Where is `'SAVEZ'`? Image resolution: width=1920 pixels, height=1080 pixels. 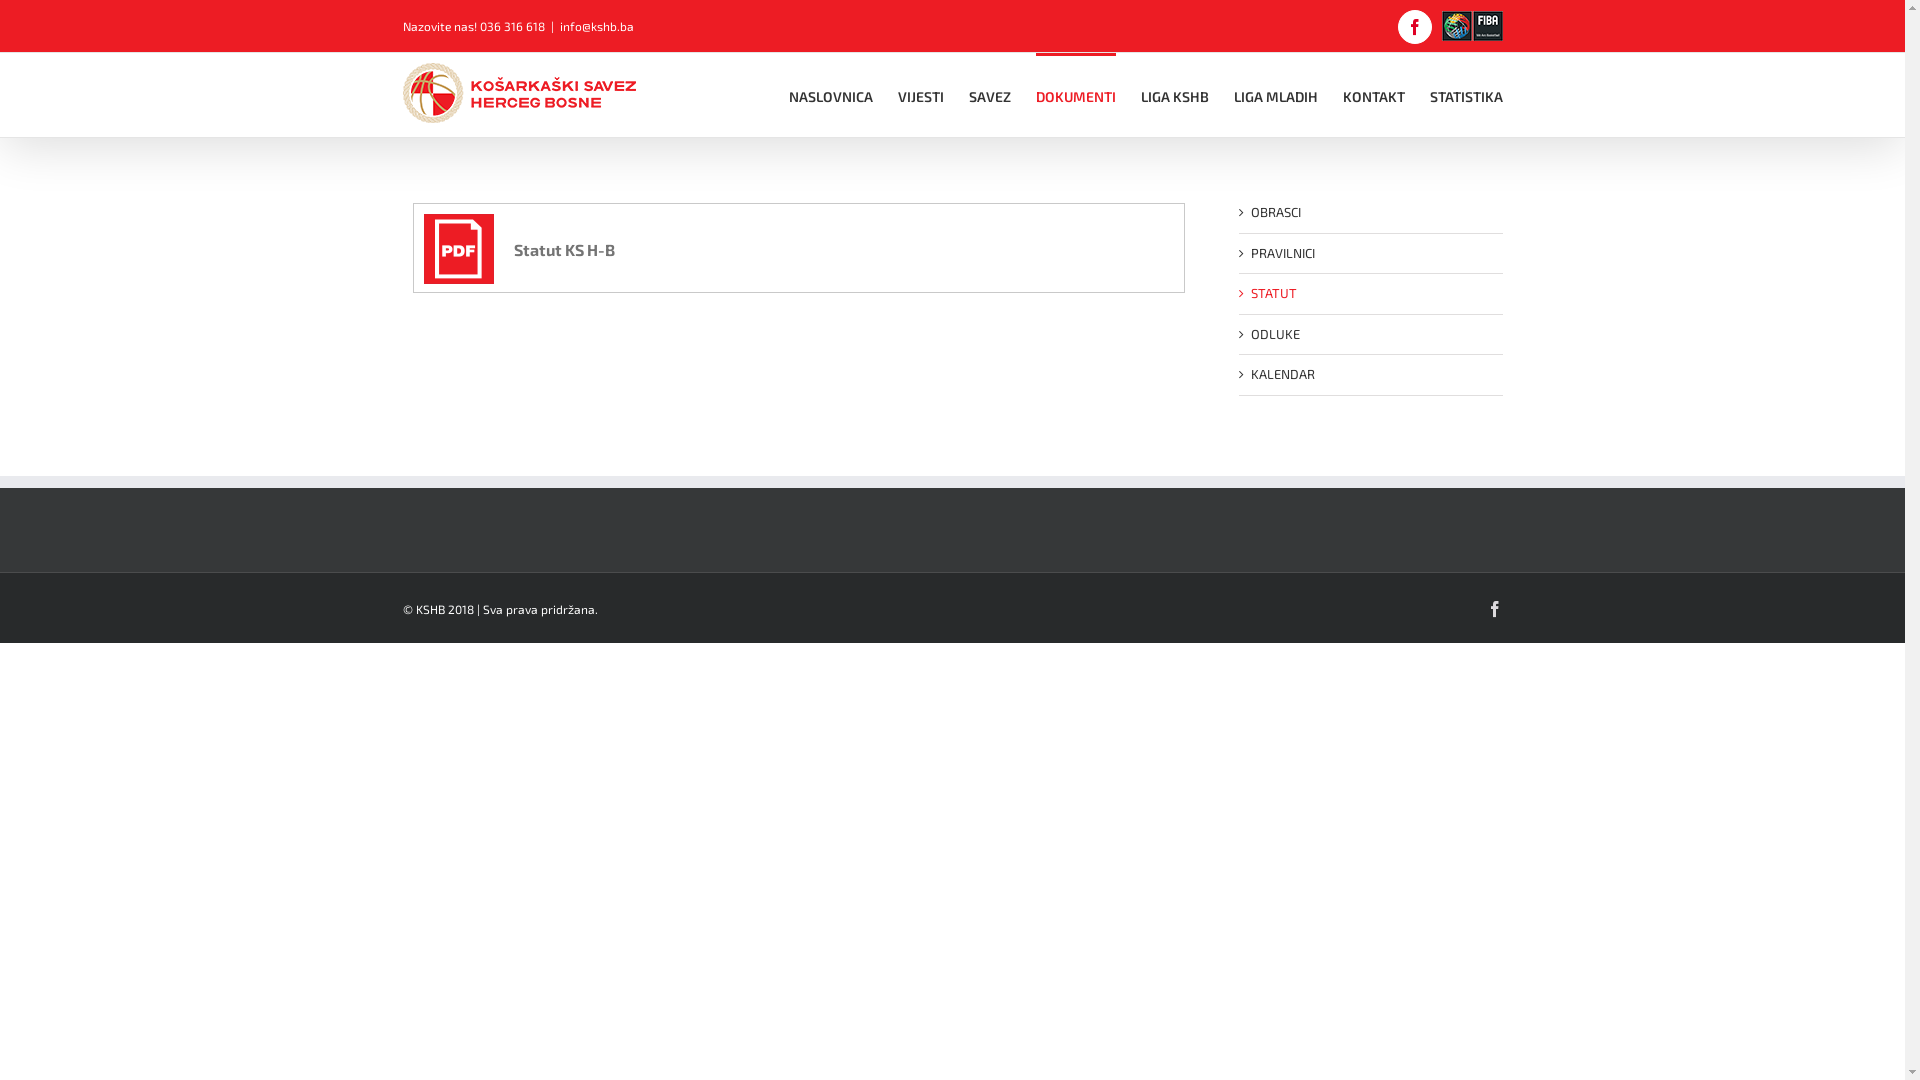 'SAVEZ' is located at coordinates (968, 95).